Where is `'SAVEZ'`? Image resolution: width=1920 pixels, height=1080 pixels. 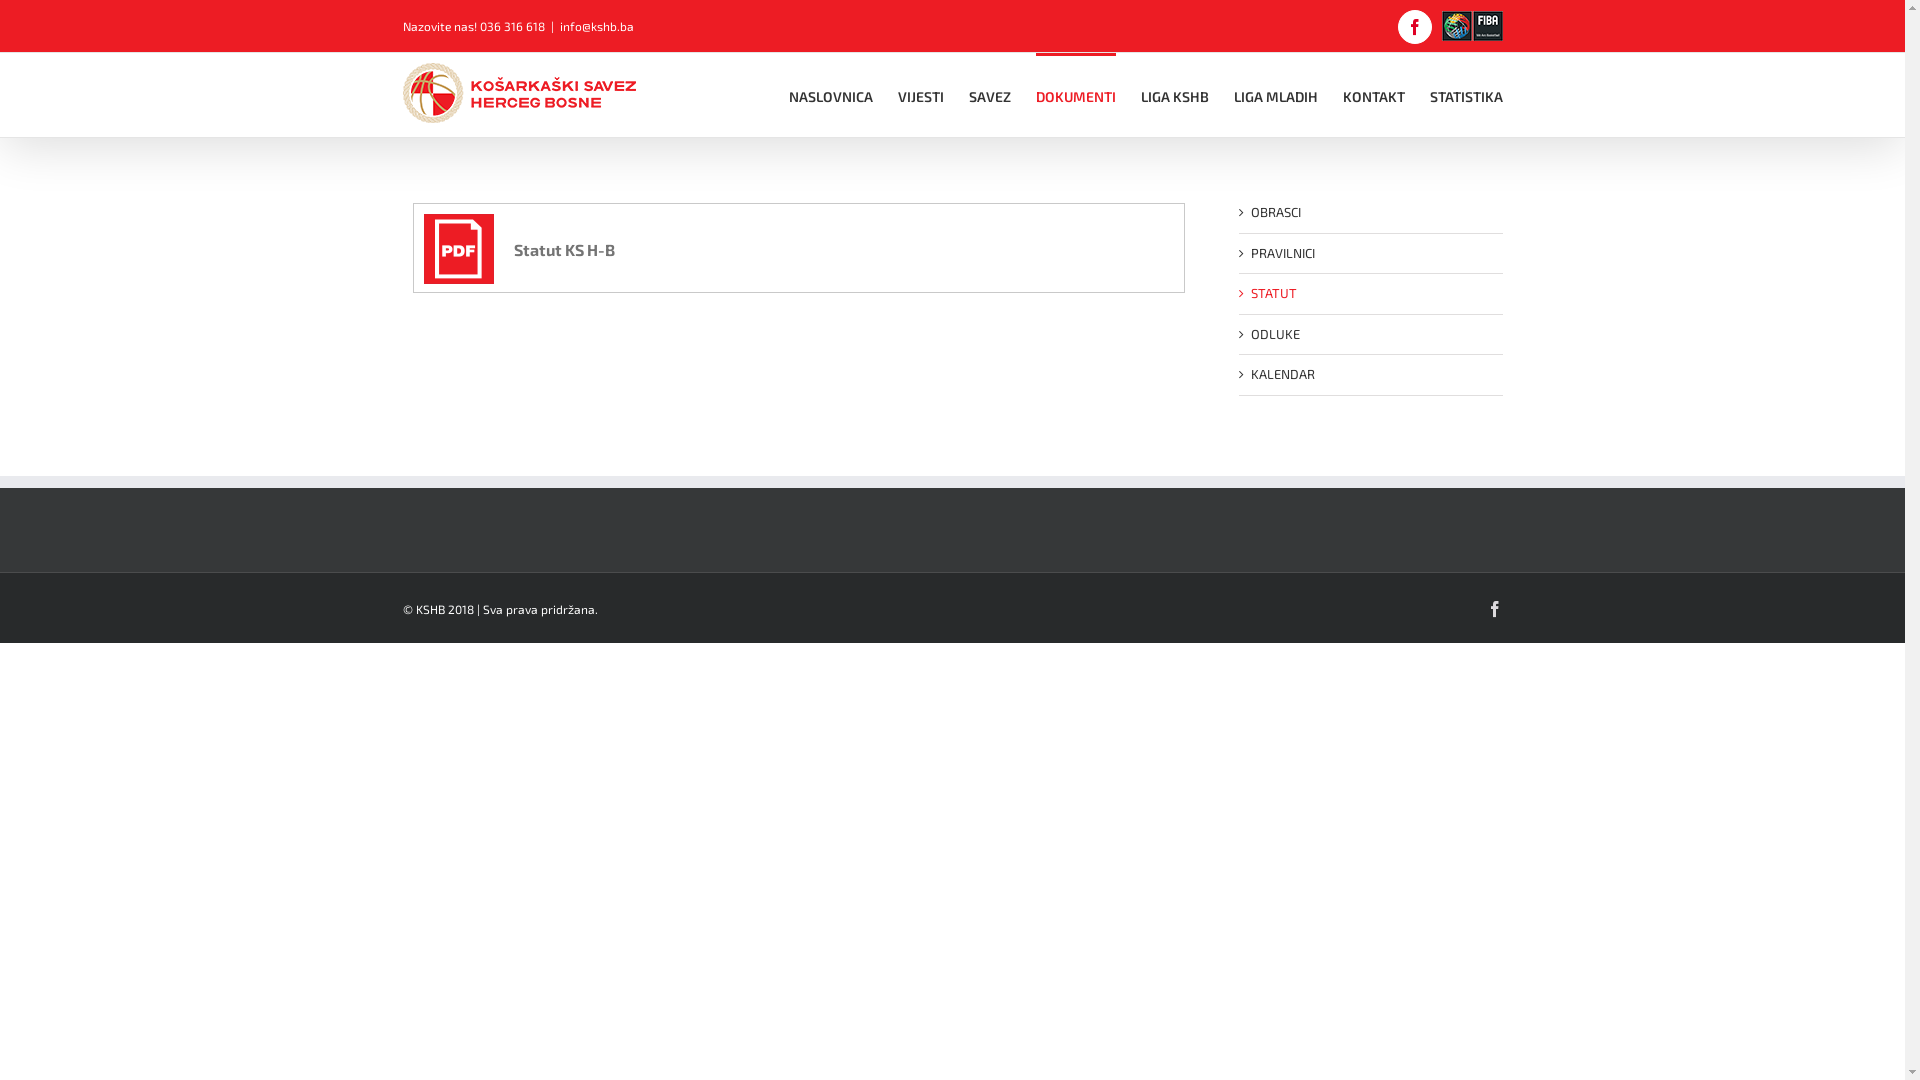 'SAVEZ' is located at coordinates (968, 95).